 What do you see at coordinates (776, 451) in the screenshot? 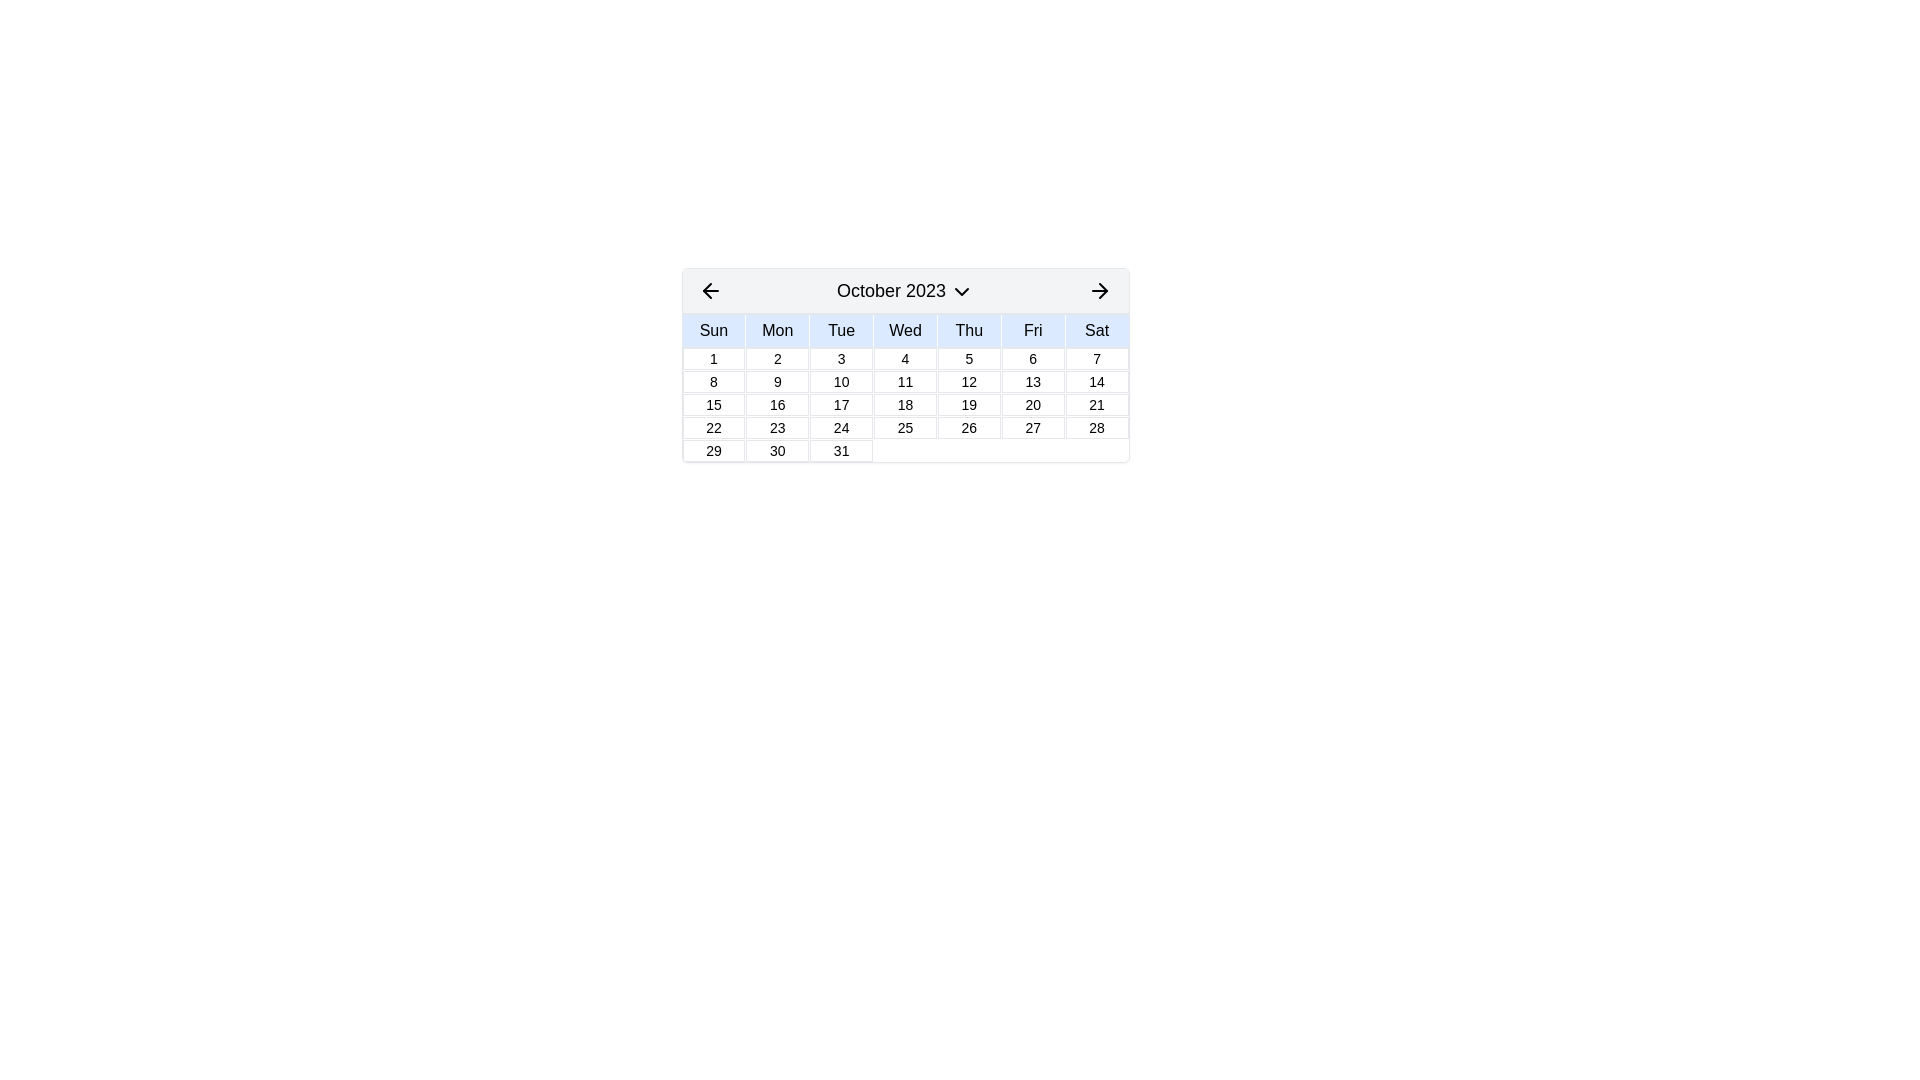
I see `the calendar day cell displaying the number '30' located in the bottom row, sixth column of the calendar grid` at bounding box center [776, 451].